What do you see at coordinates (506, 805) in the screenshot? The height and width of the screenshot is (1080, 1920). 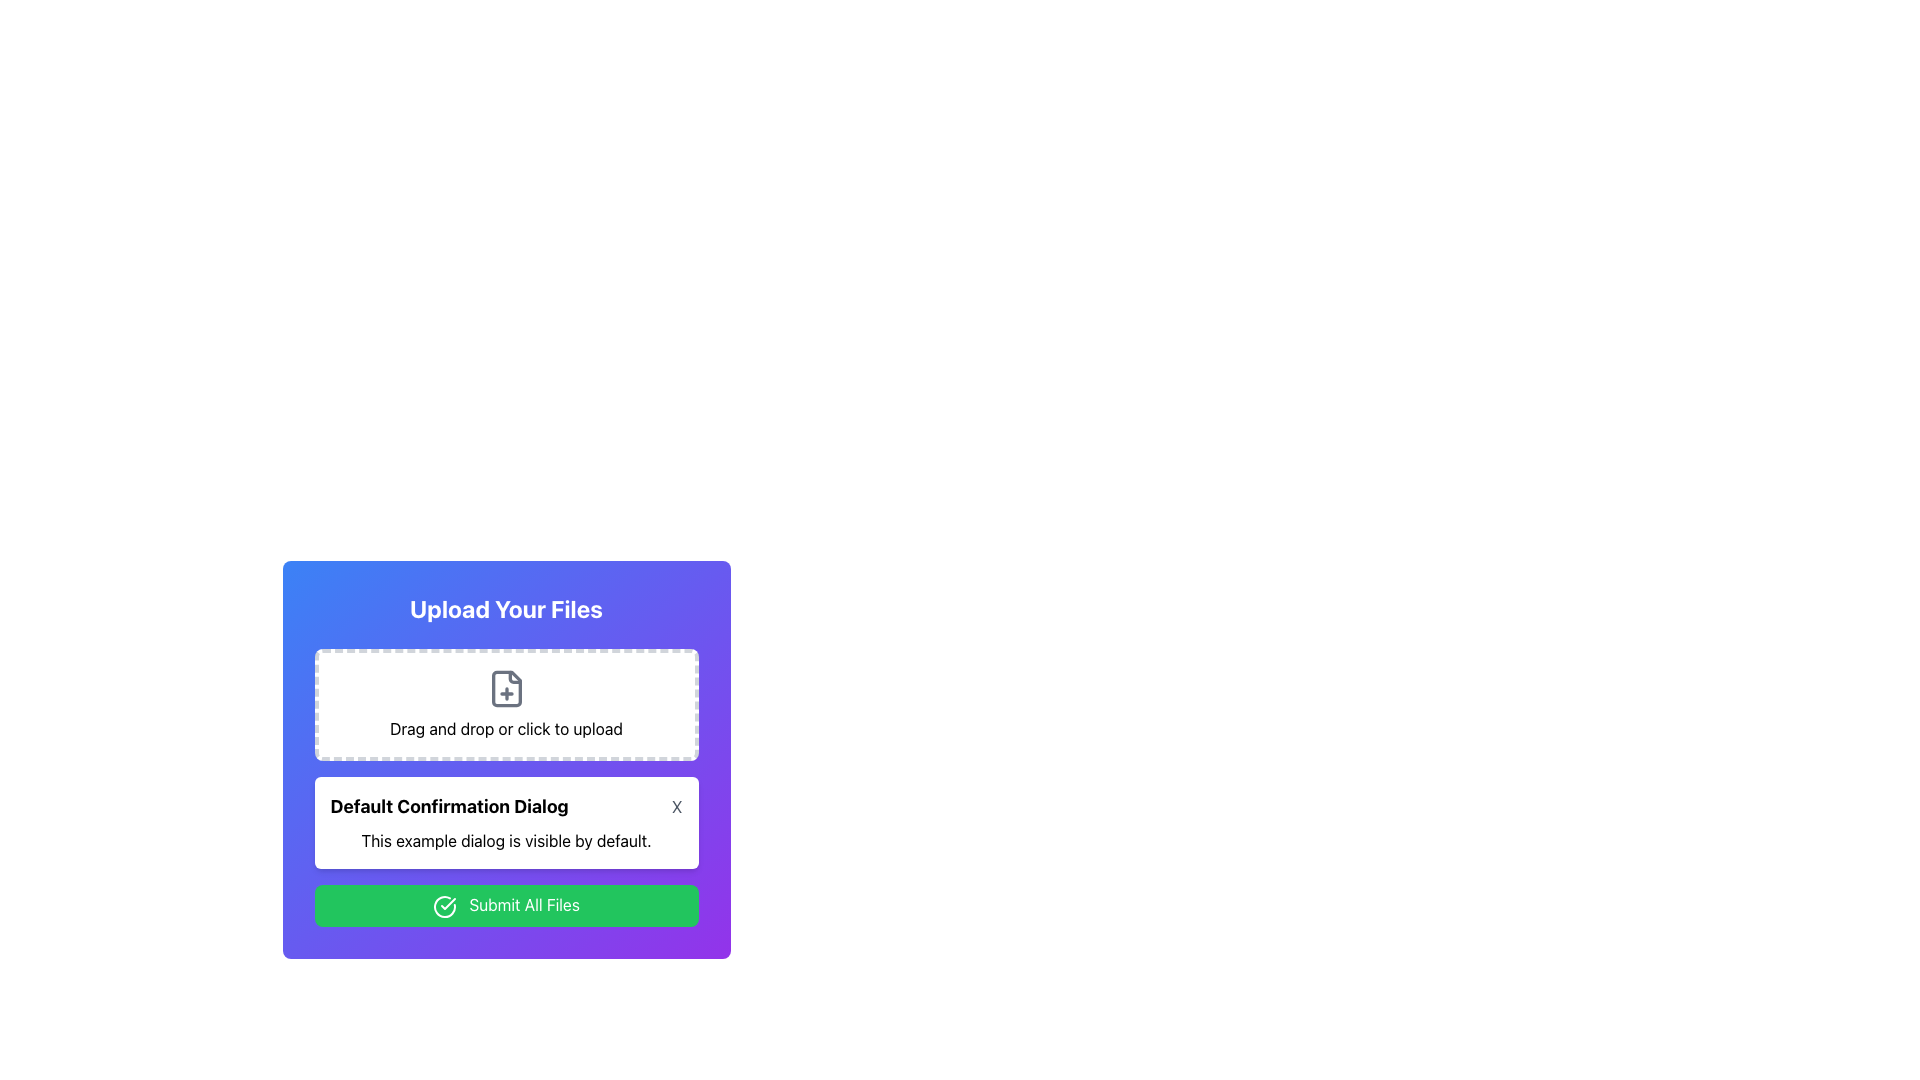 I see `the 'X' close button in the header of the popup dialog` at bounding box center [506, 805].